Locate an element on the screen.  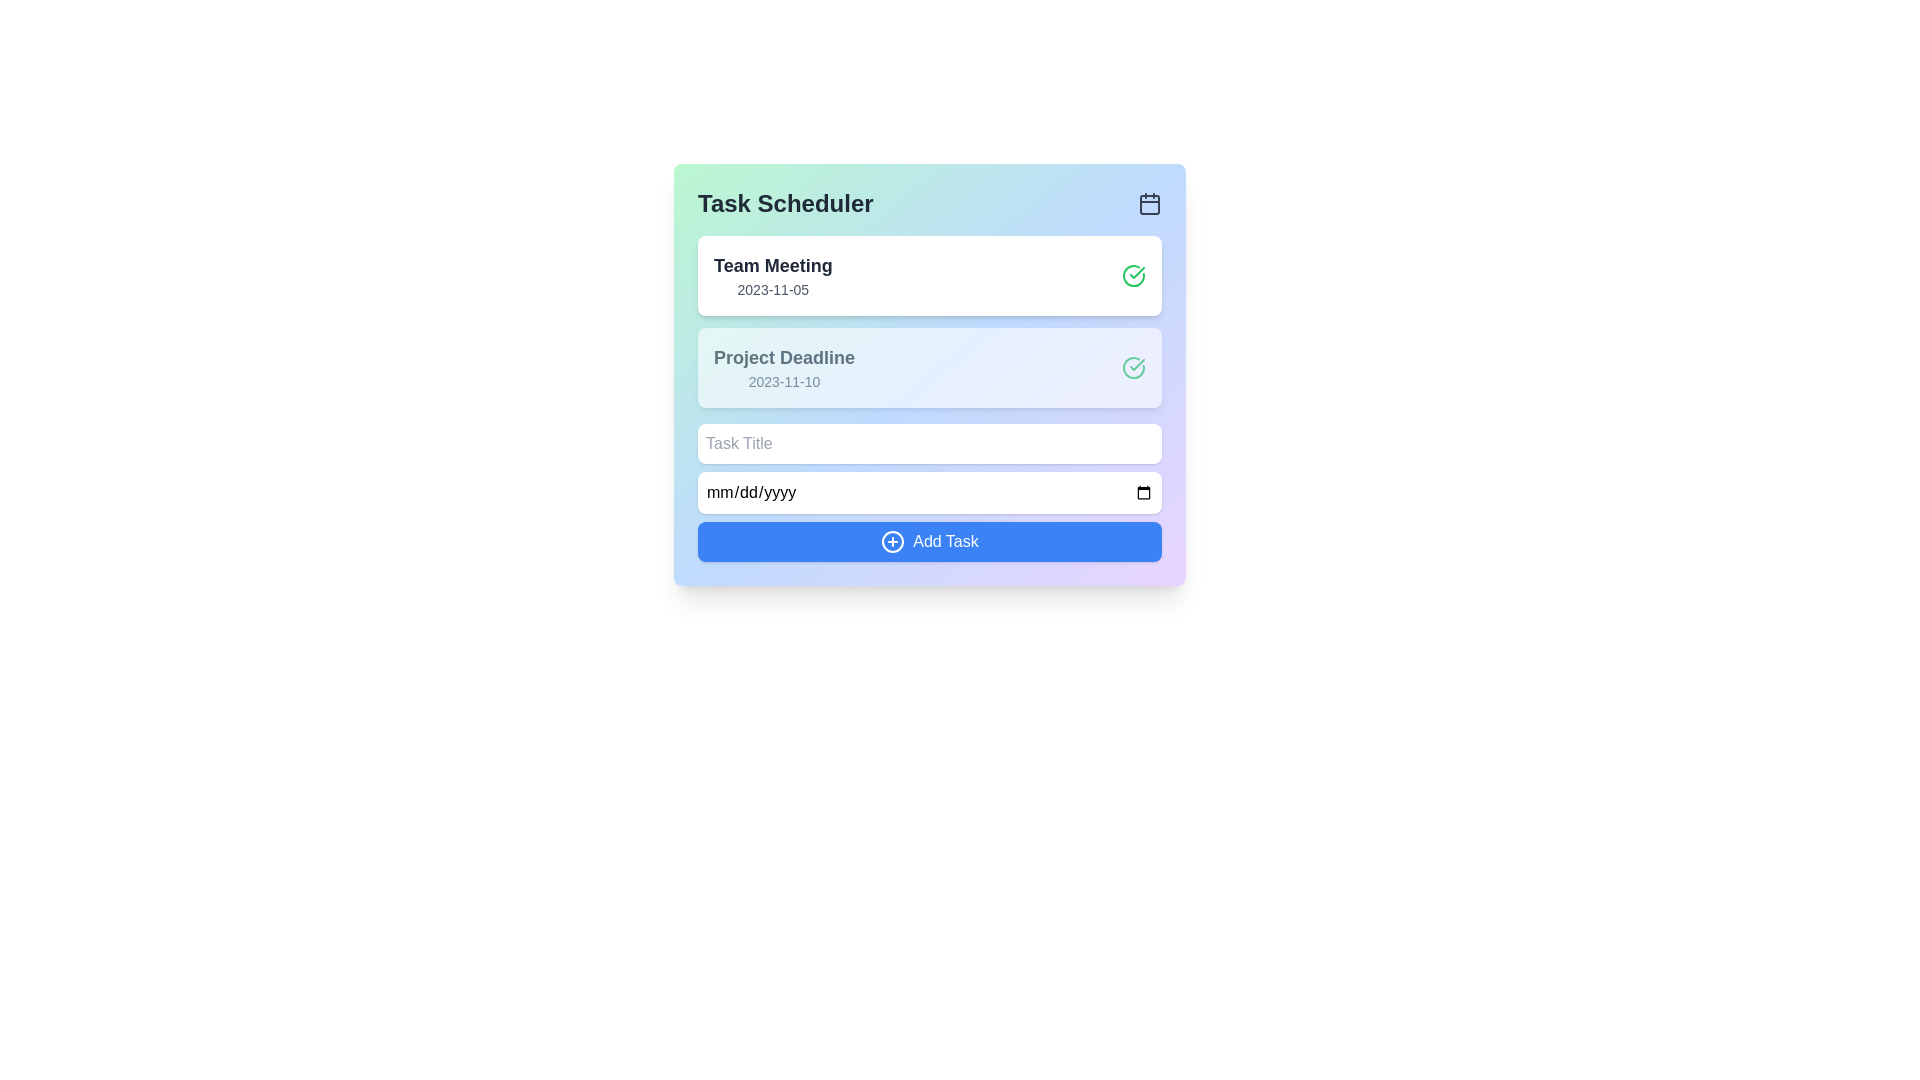
the Text Display element that shows the deadline for a task, located in the second row of the task summary list, below the 'Team Meeting' element is located at coordinates (783, 367).